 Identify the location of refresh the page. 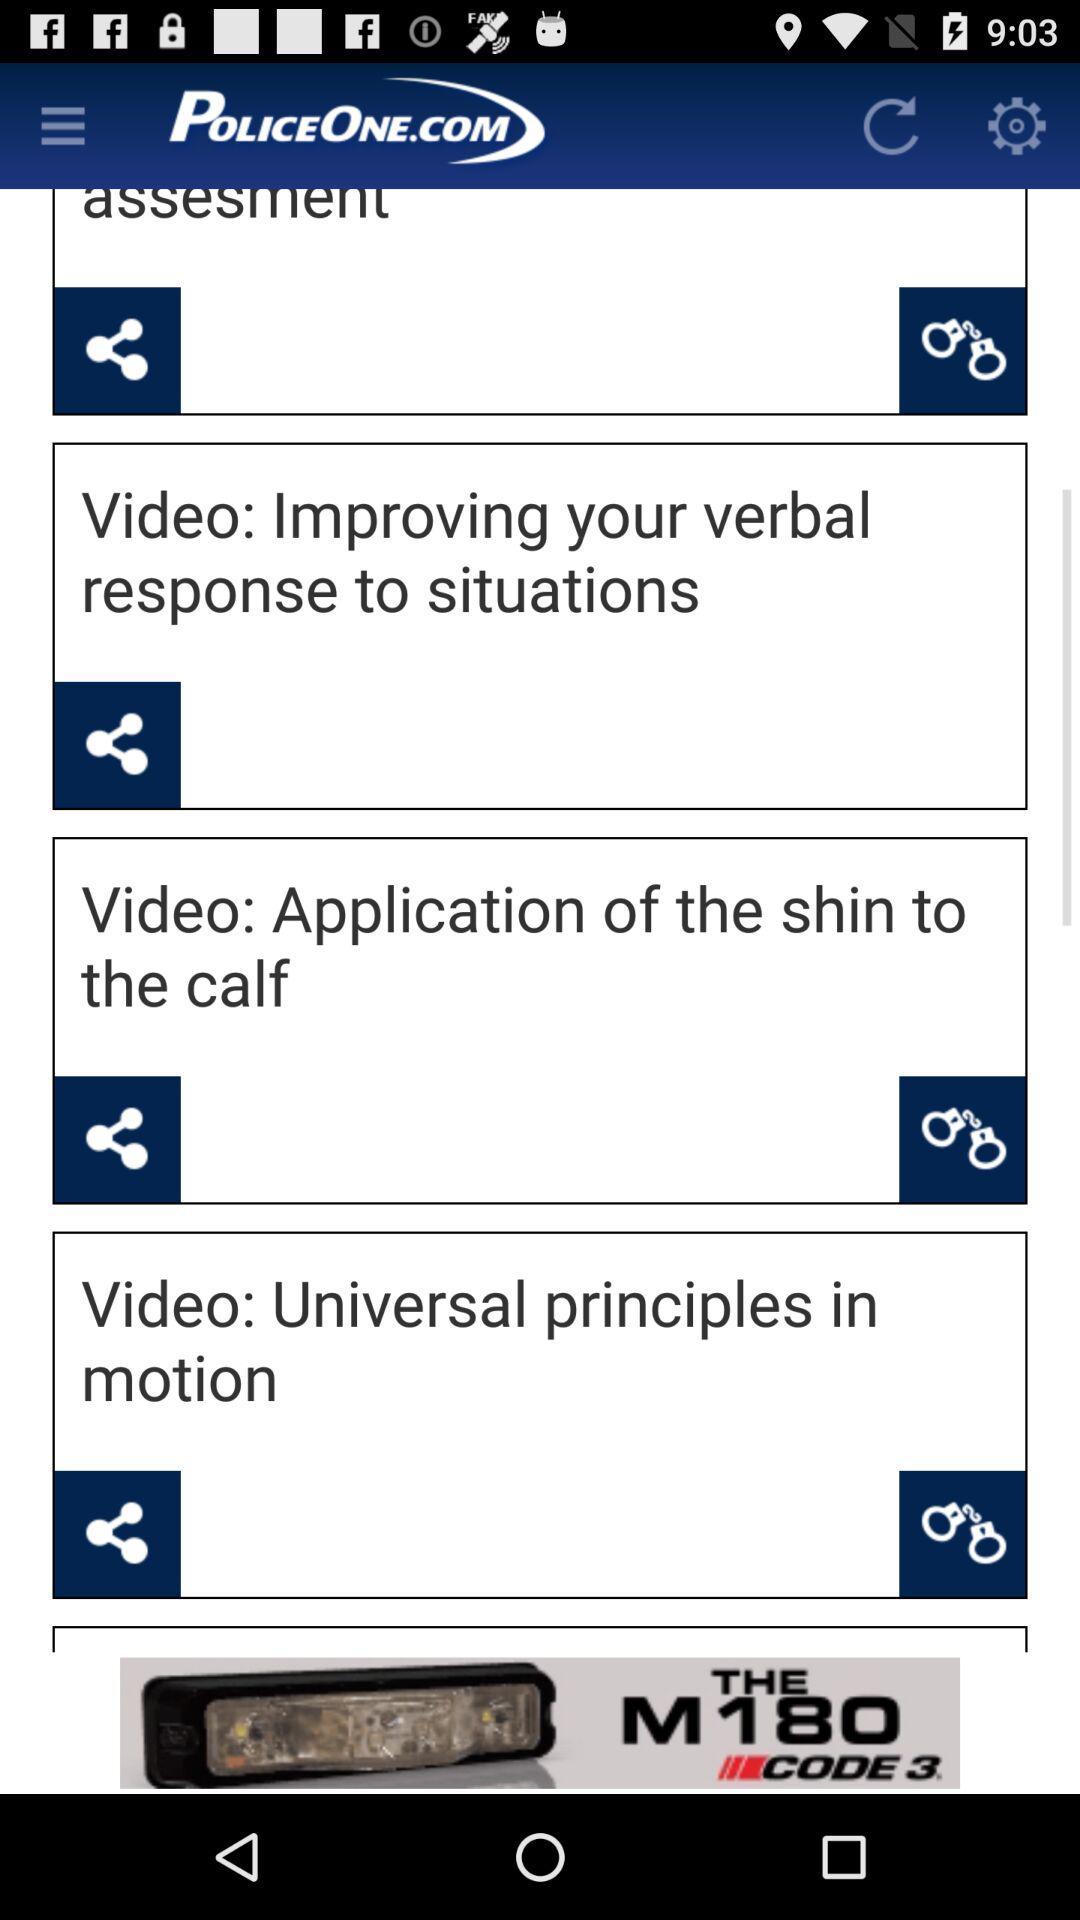
(890, 124).